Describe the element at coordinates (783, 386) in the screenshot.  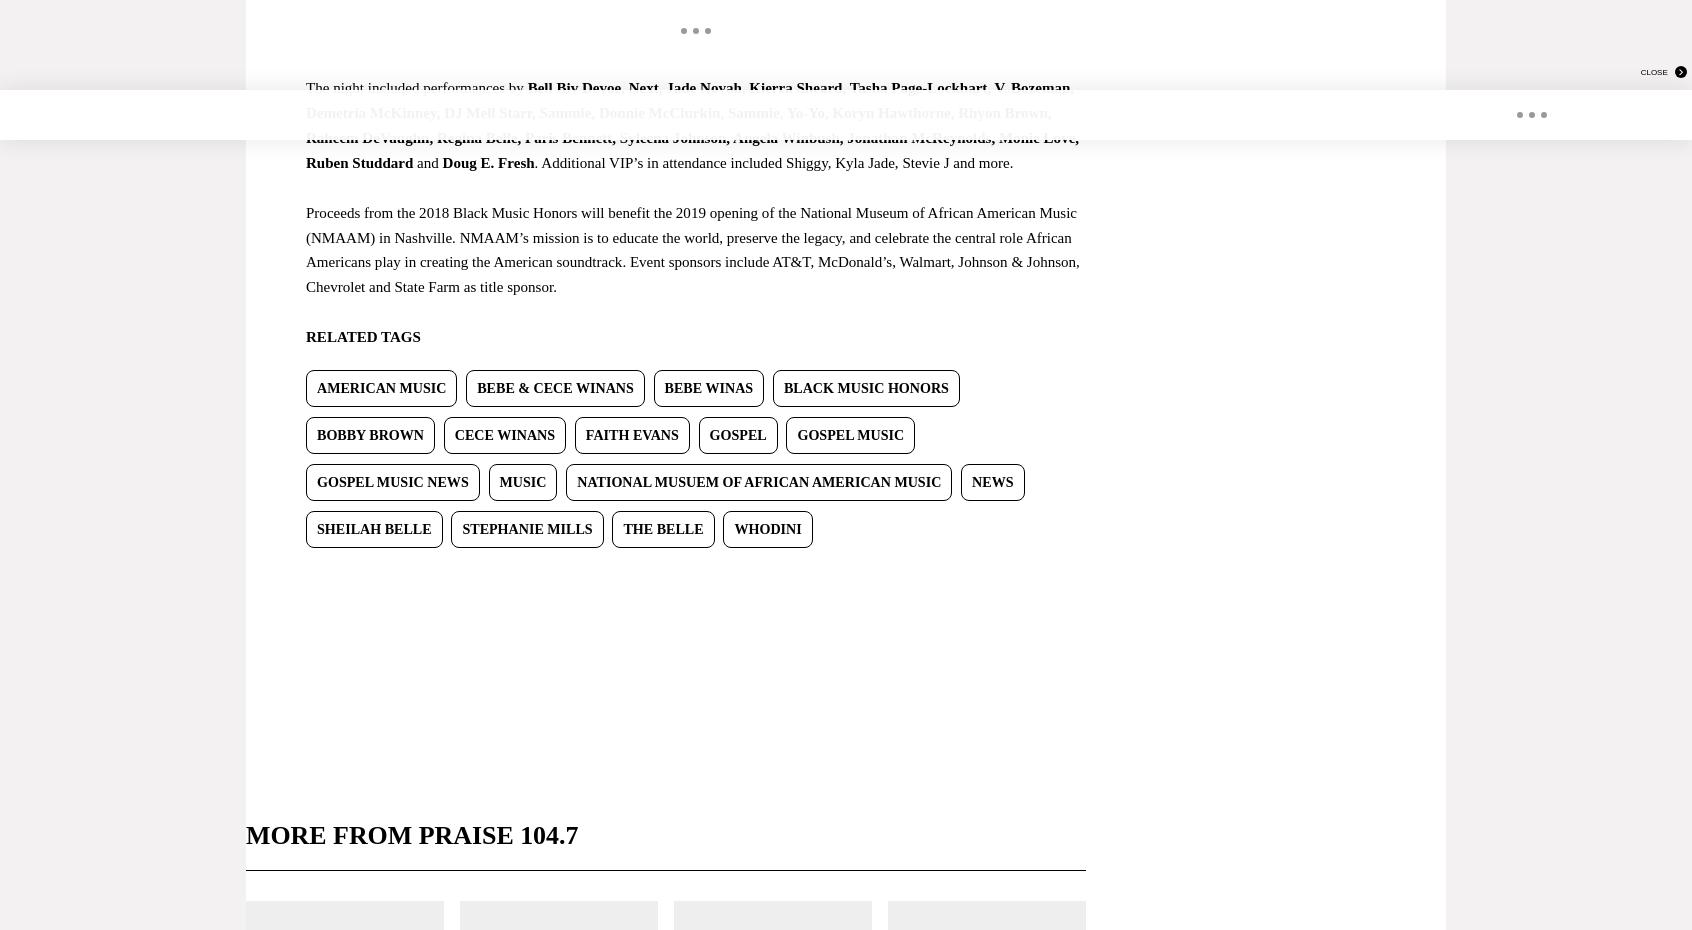
I see `'Black Music Honors'` at that location.